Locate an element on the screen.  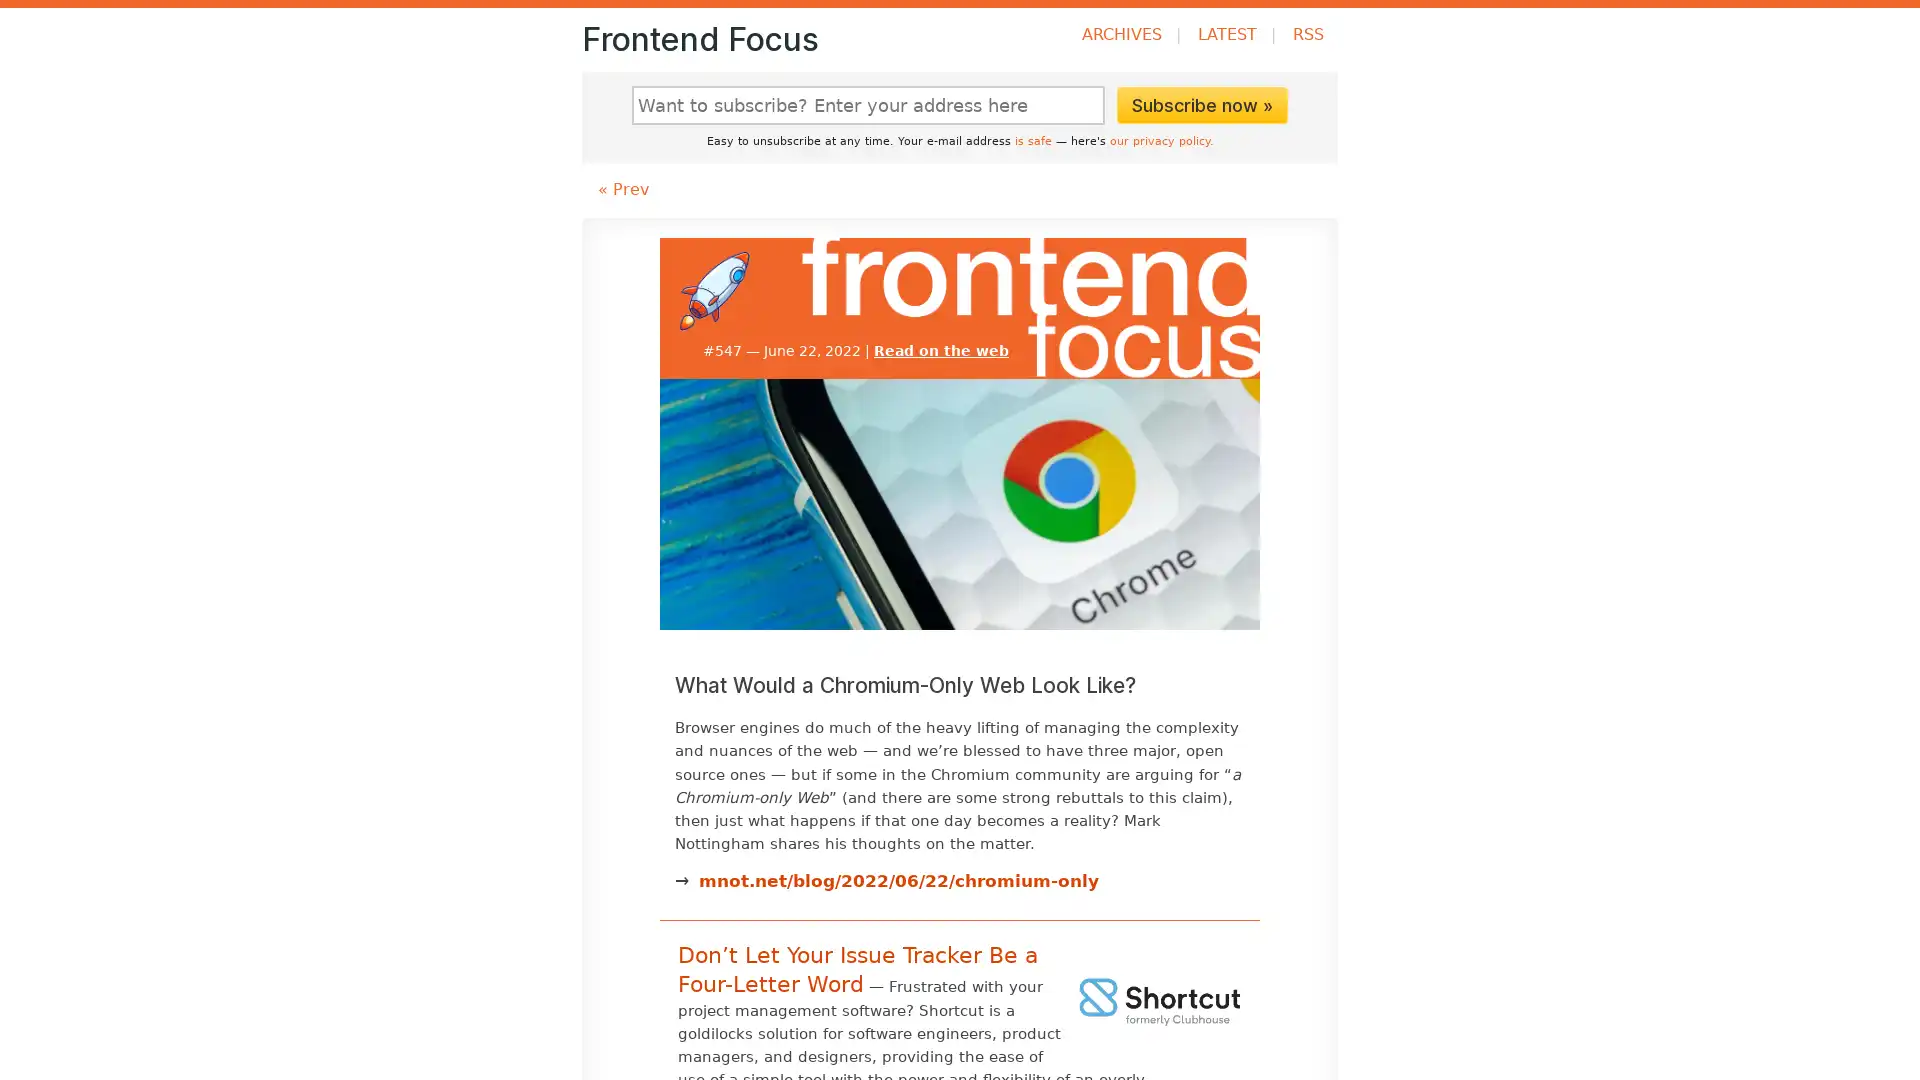
Subscribe now is located at coordinates (1201, 105).